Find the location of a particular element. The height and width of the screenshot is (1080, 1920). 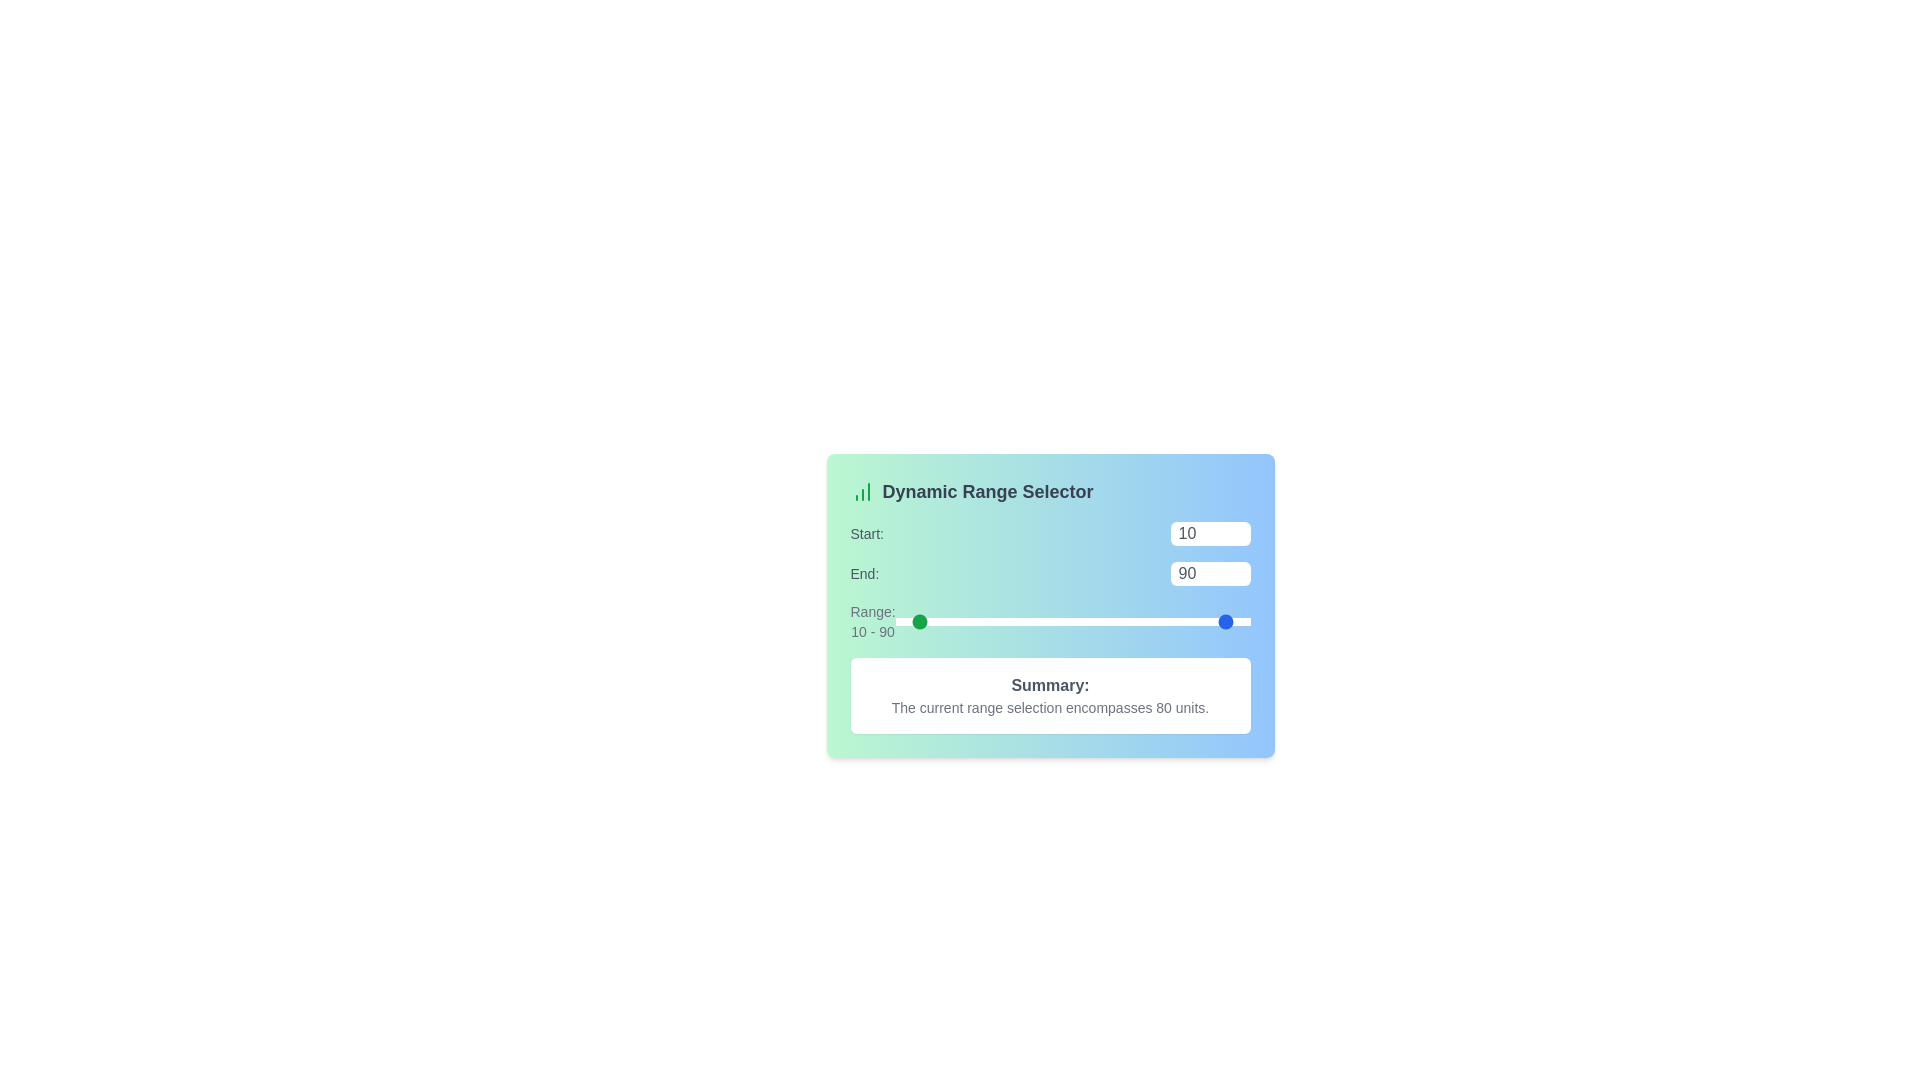

the 'End' range value to 80 using the input box is located at coordinates (1209, 574).